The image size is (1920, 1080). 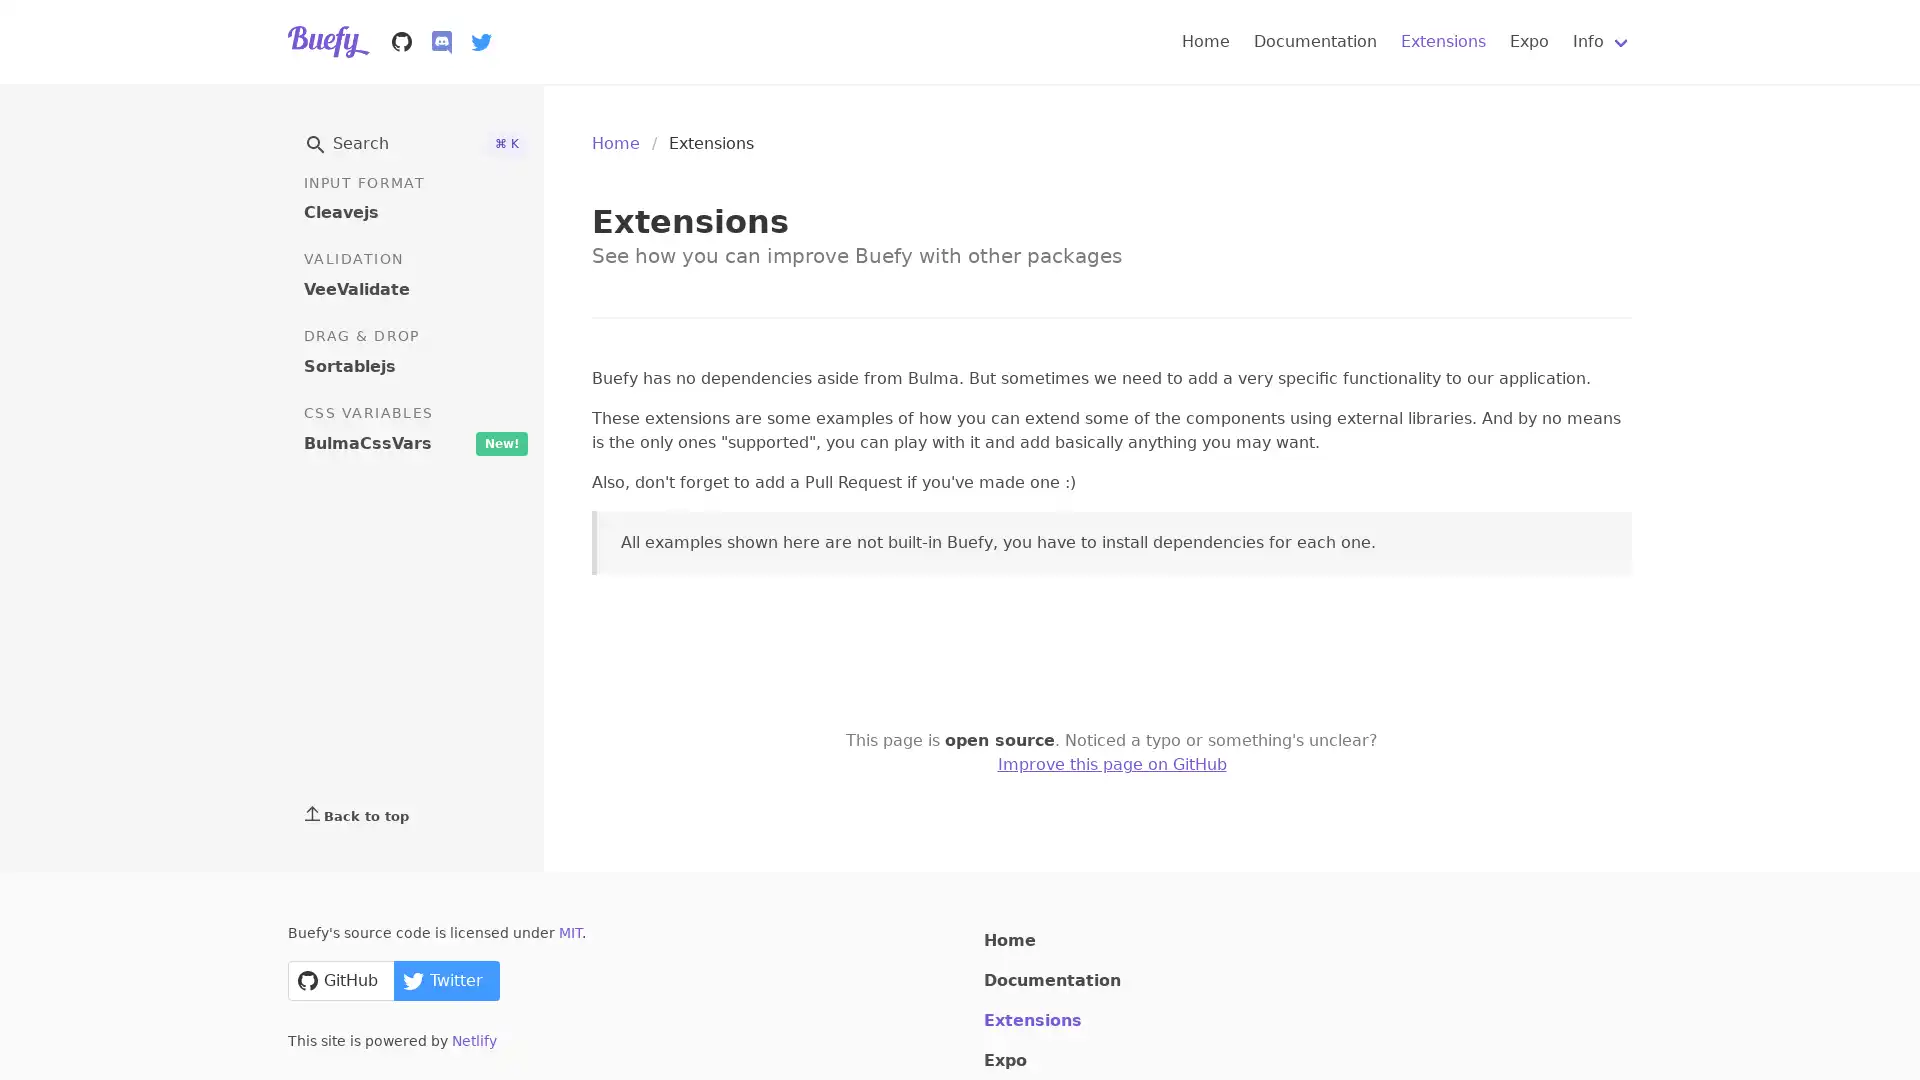 What do you see at coordinates (415, 814) in the screenshot?
I see `Back to top` at bounding box center [415, 814].